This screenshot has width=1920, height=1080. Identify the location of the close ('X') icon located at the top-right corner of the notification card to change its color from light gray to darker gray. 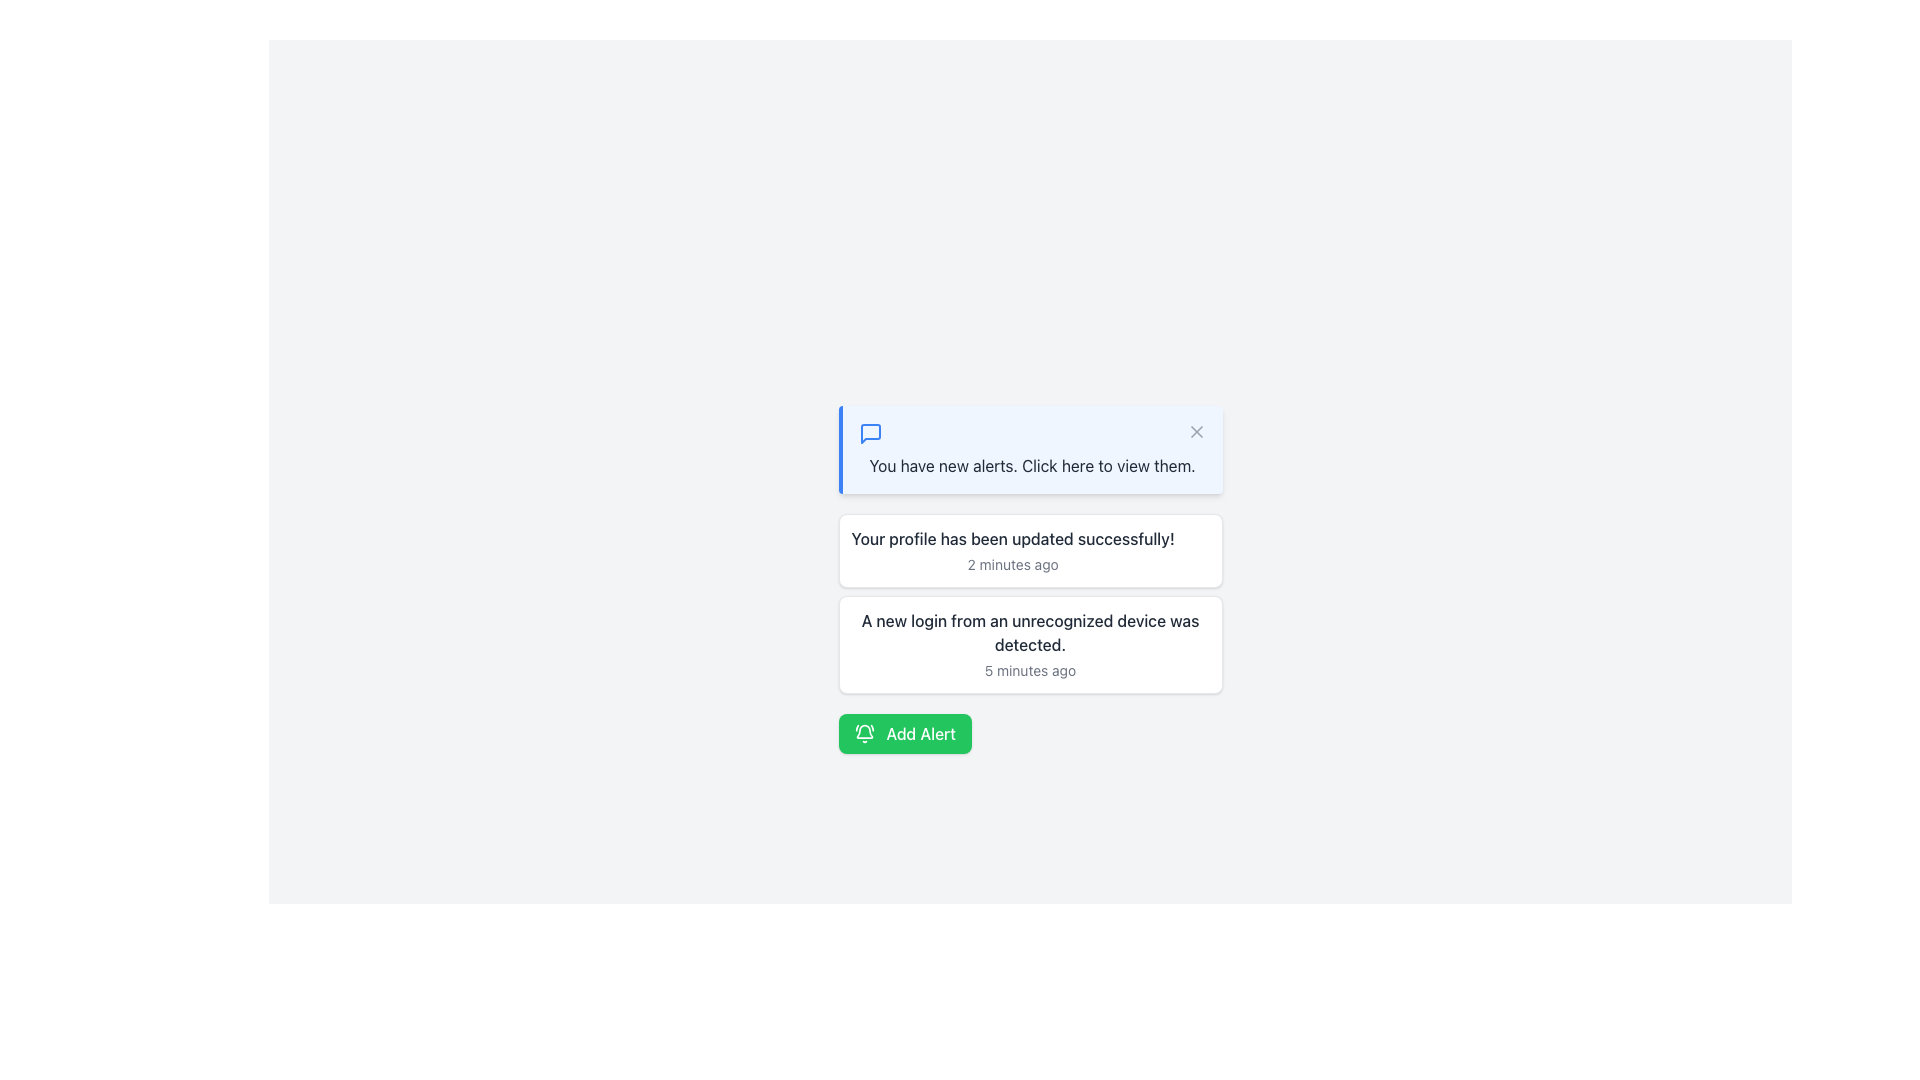
(1196, 431).